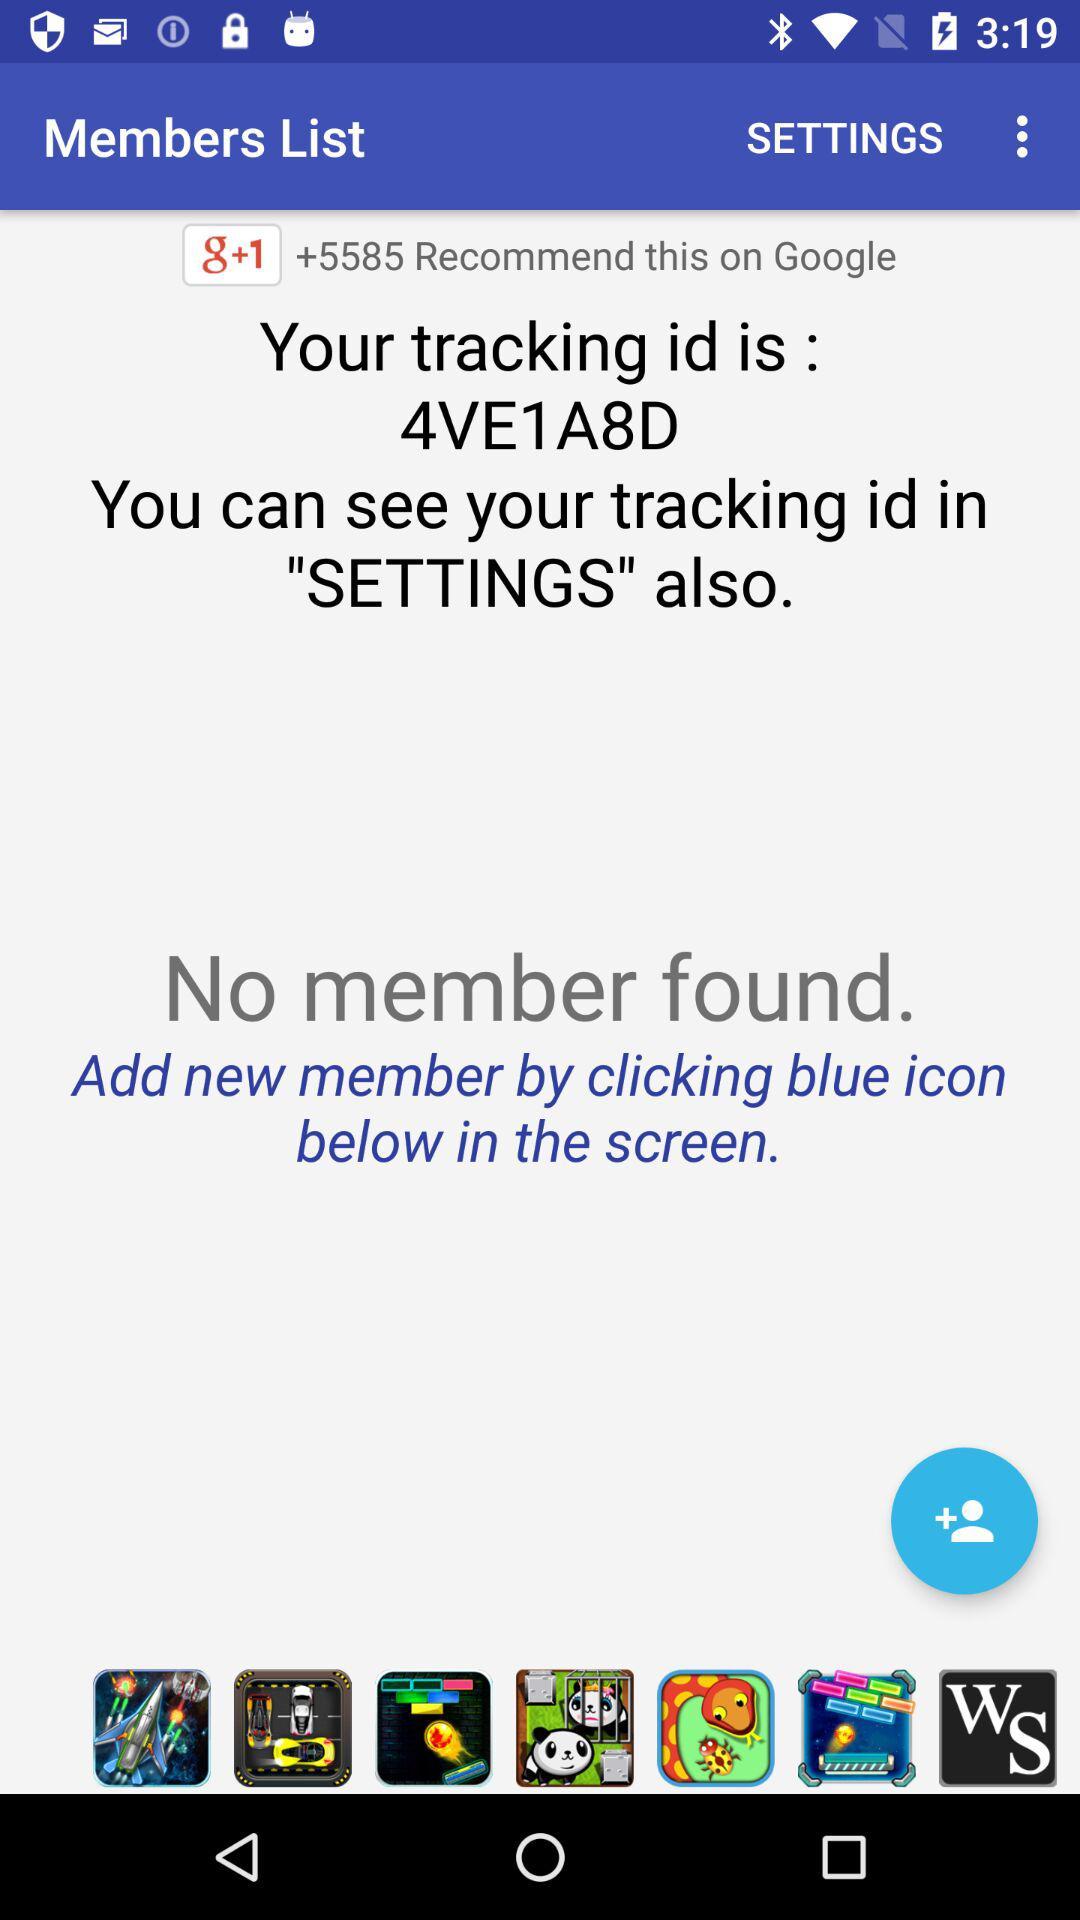 Image resolution: width=1080 pixels, height=1920 pixels. Describe the element at coordinates (150, 1727) in the screenshot. I see `game` at that location.